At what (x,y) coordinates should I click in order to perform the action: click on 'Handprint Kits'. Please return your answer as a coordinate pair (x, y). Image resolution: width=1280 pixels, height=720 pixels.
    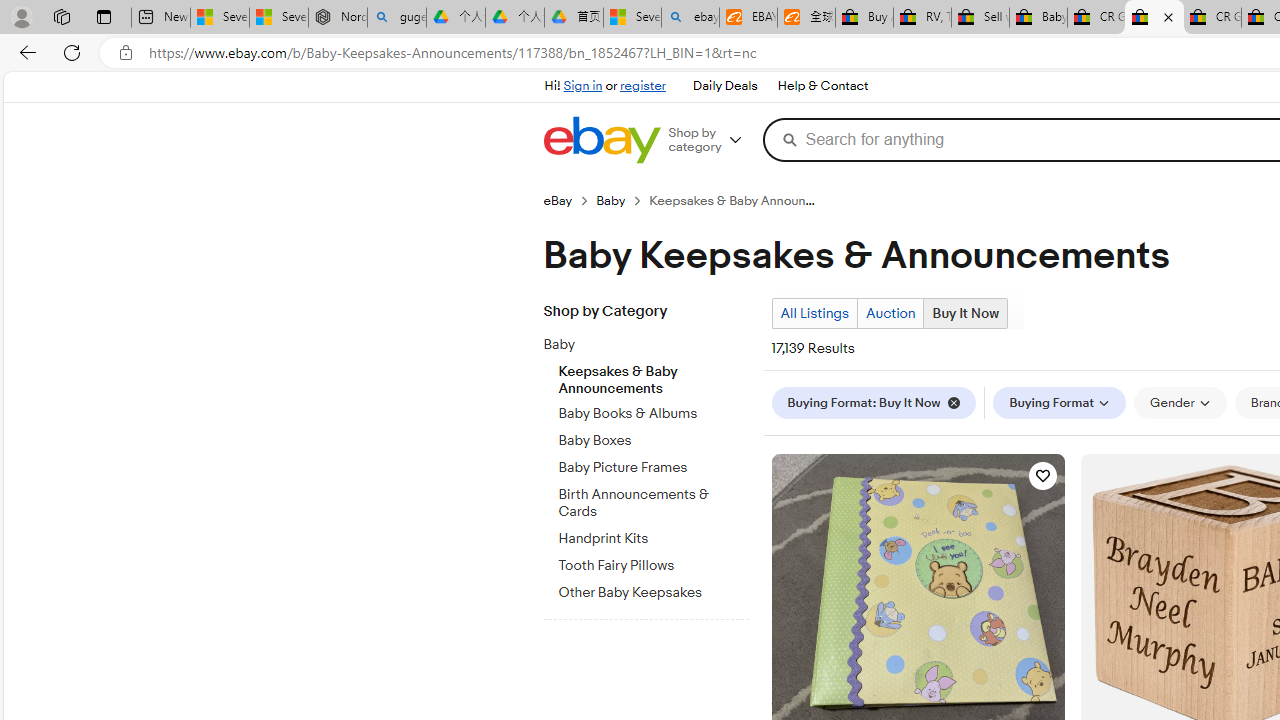
    Looking at the image, I should click on (653, 534).